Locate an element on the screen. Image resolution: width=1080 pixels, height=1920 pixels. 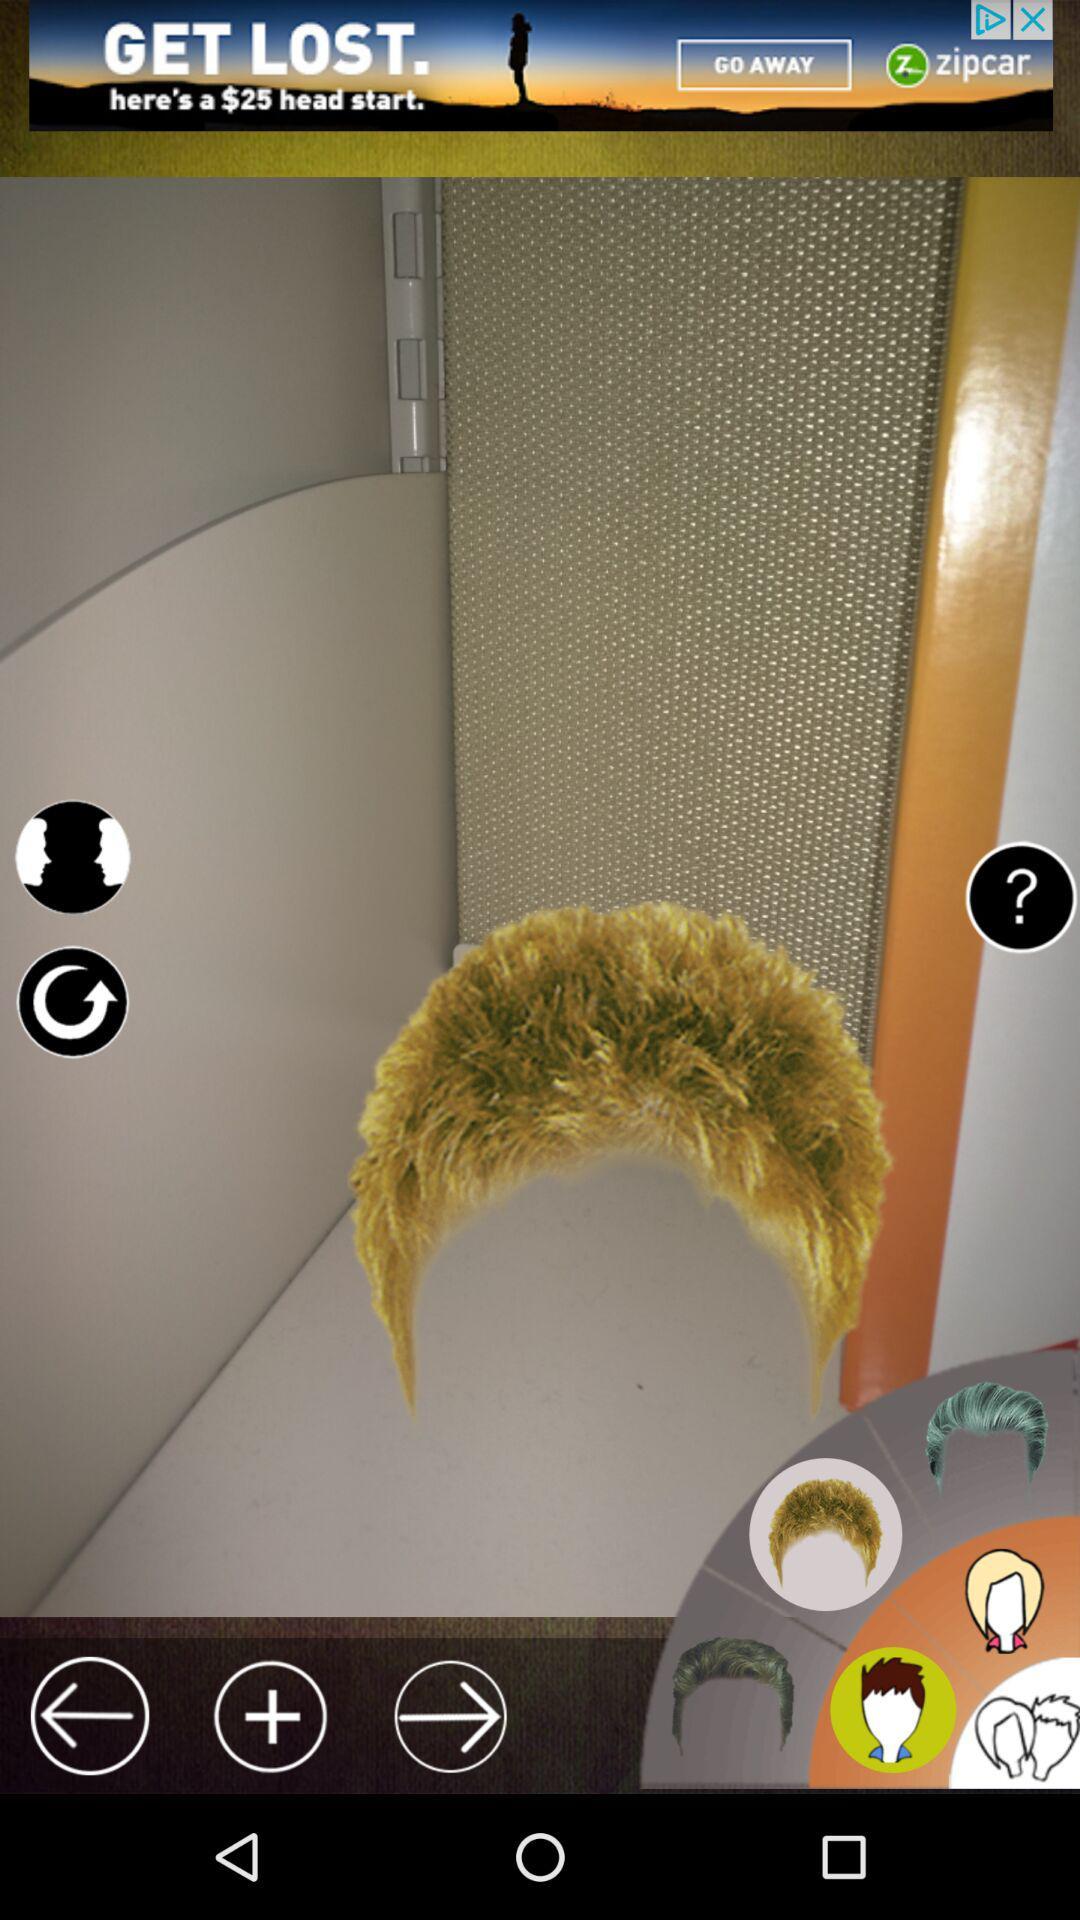
the help icon is located at coordinates (1020, 960).